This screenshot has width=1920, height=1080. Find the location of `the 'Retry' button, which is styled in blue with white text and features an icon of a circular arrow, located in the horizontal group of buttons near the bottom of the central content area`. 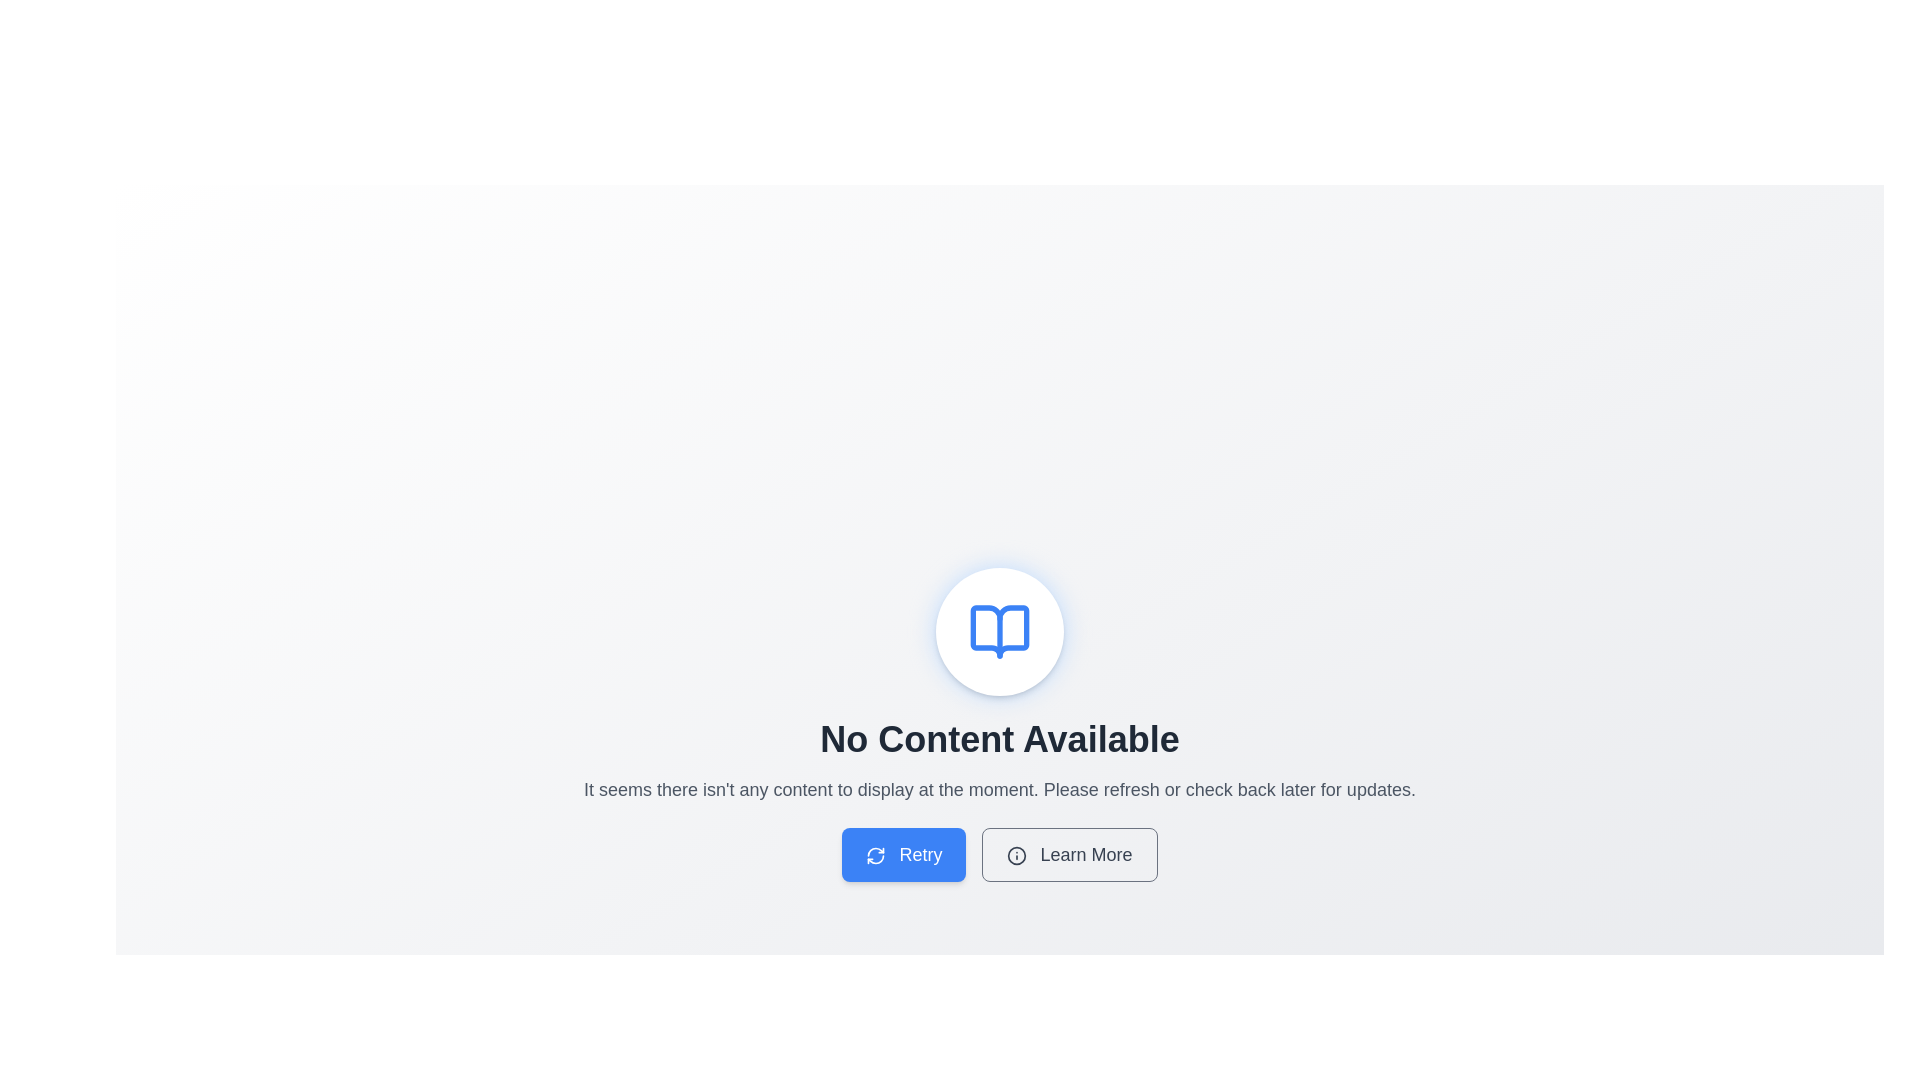

the 'Retry' button, which is styled in blue with white text and features an icon of a circular arrow, located in the horizontal group of buttons near the bottom of the central content area is located at coordinates (999, 855).